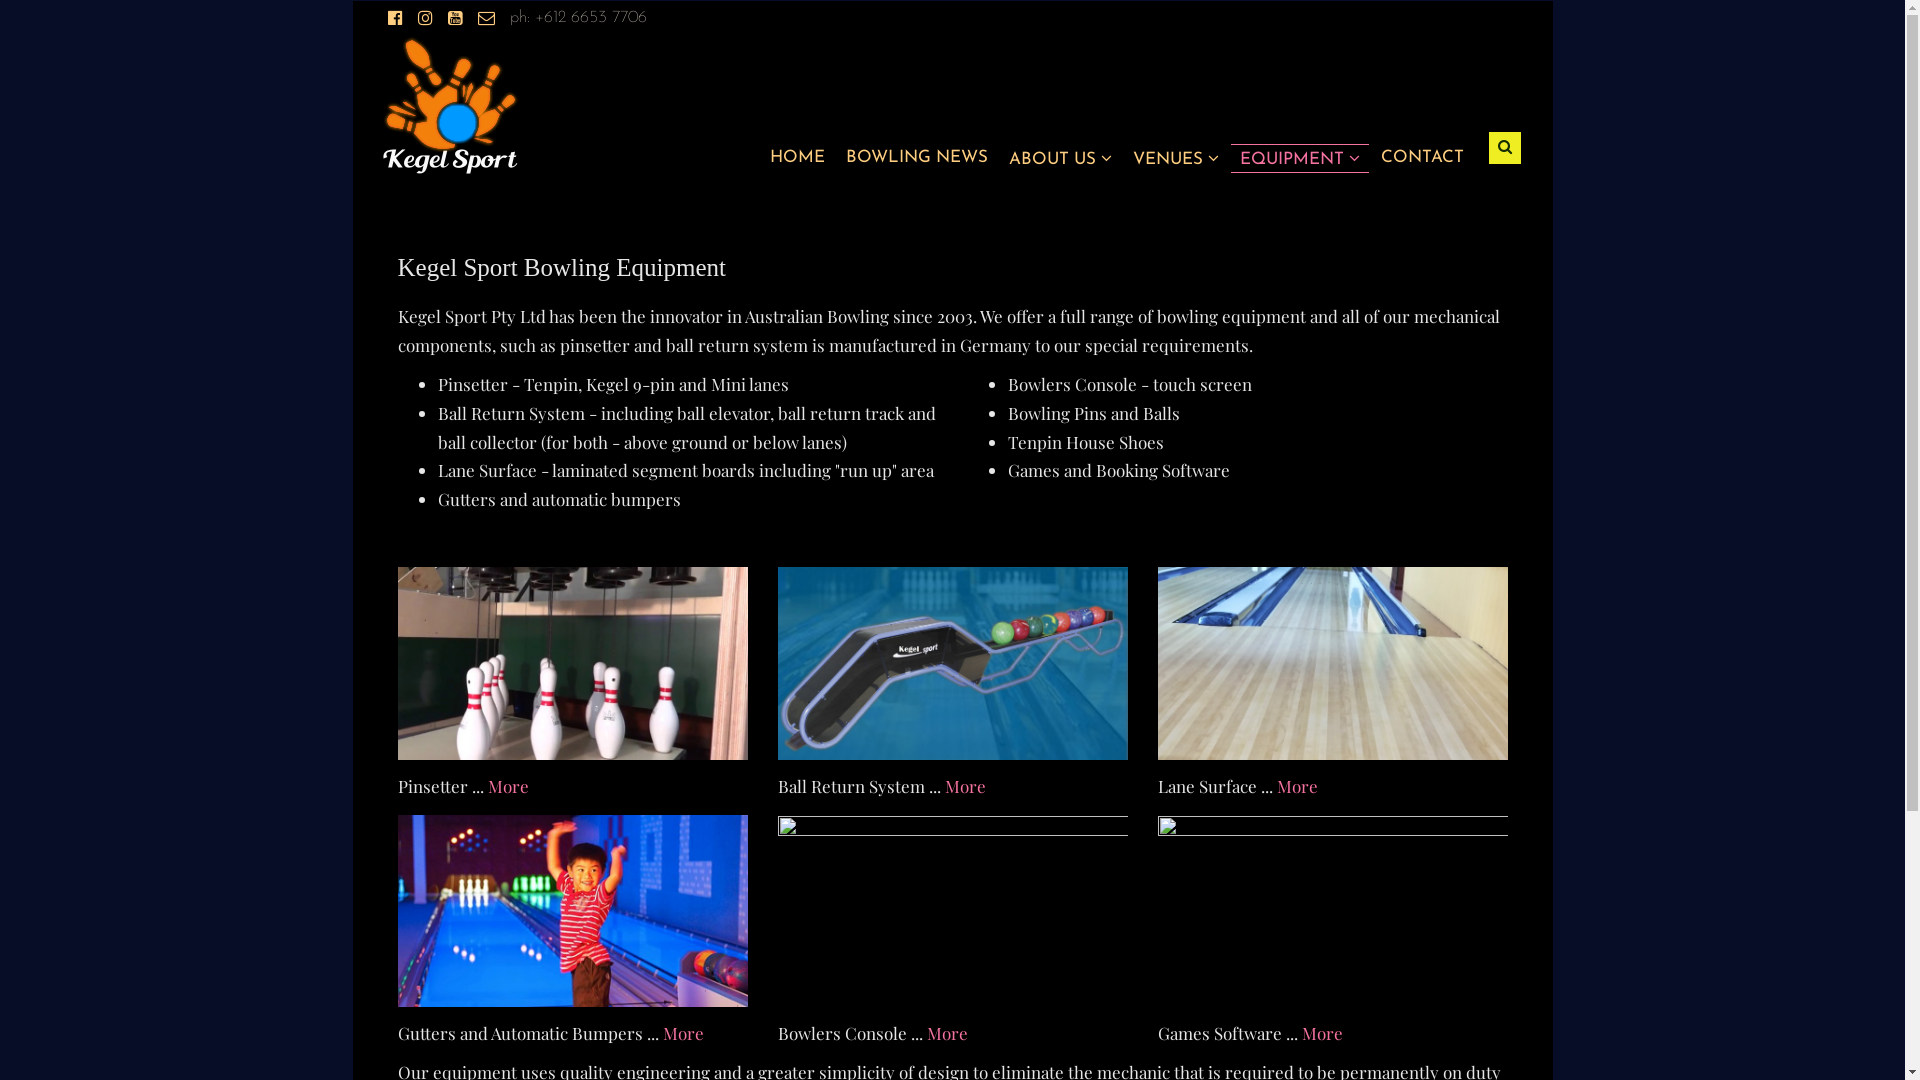 Image resolution: width=1920 pixels, height=1080 pixels. What do you see at coordinates (915, 156) in the screenshot?
I see `'BOWLING NEWS'` at bounding box center [915, 156].